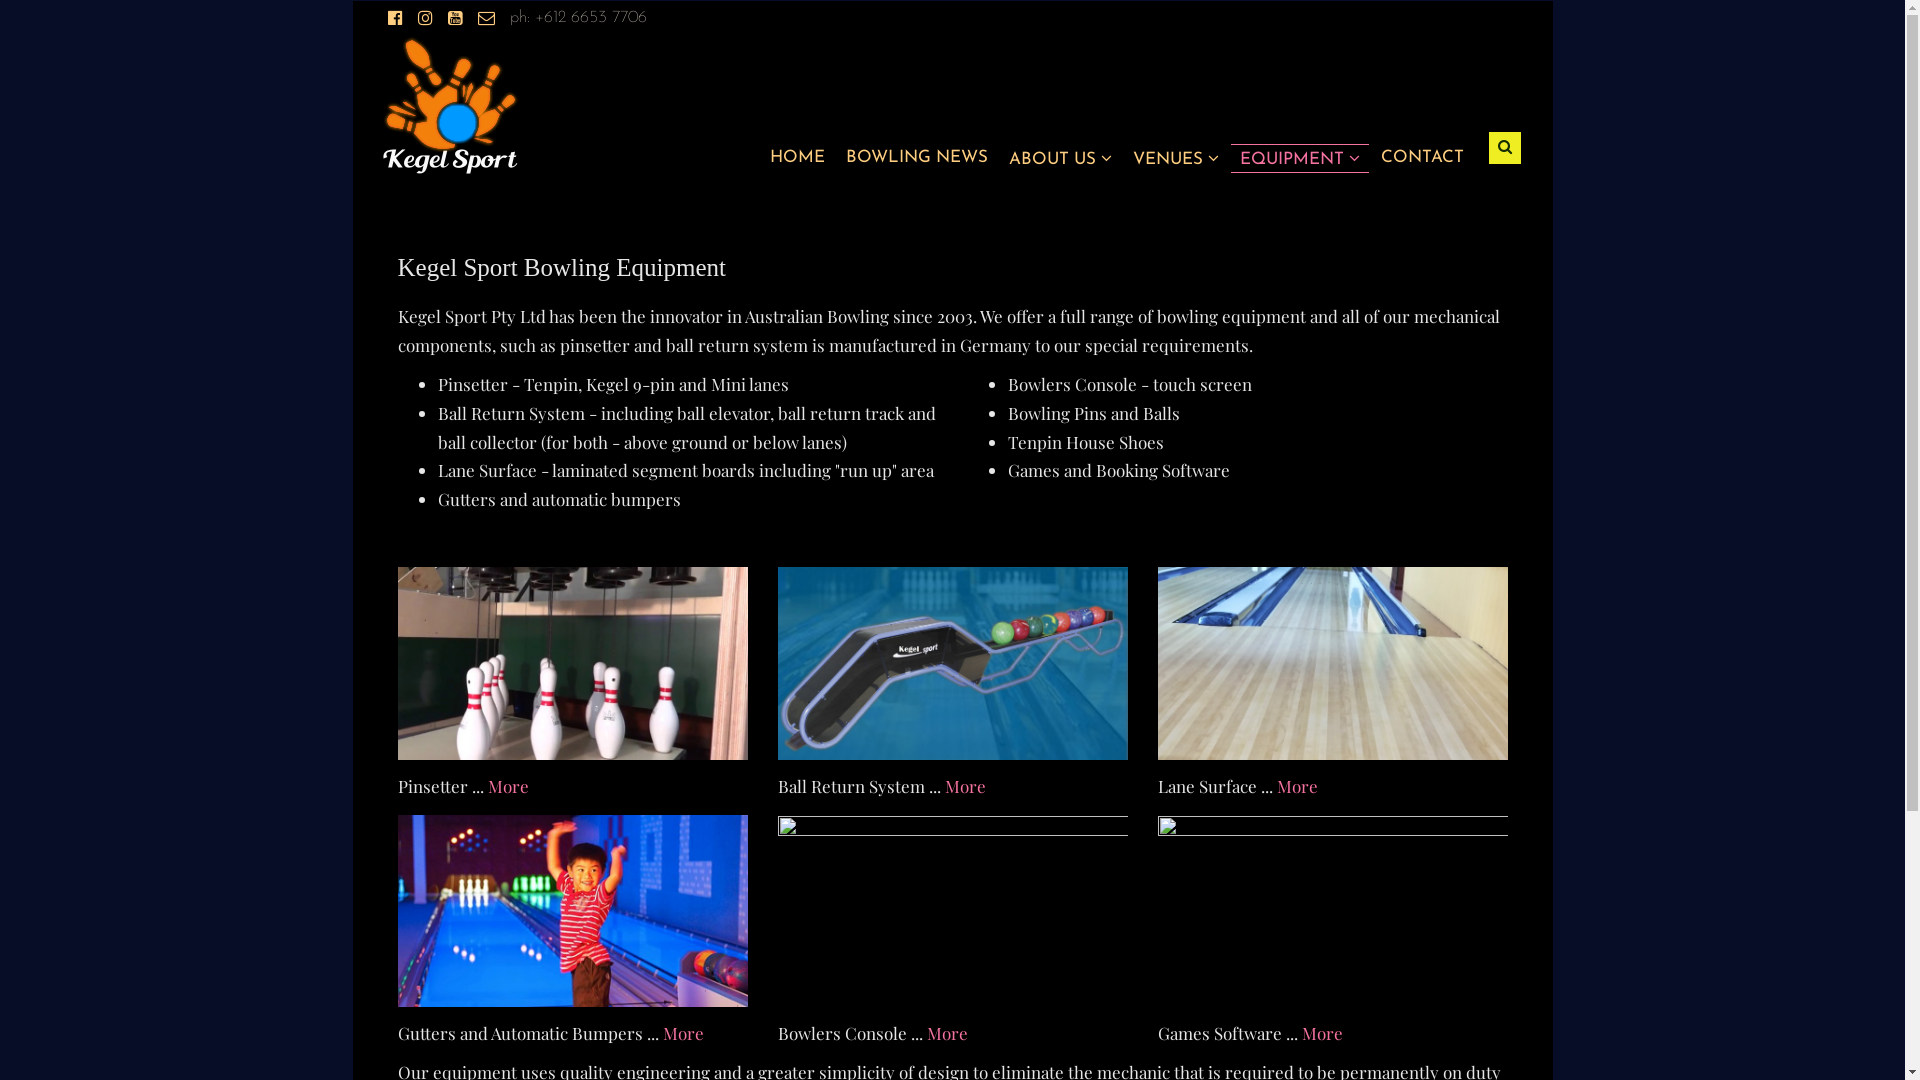 Image resolution: width=1920 pixels, height=1080 pixels. What do you see at coordinates (915, 156) in the screenshot?
I see `'BOWLING NEWS'` at bounding box center [915, 156].